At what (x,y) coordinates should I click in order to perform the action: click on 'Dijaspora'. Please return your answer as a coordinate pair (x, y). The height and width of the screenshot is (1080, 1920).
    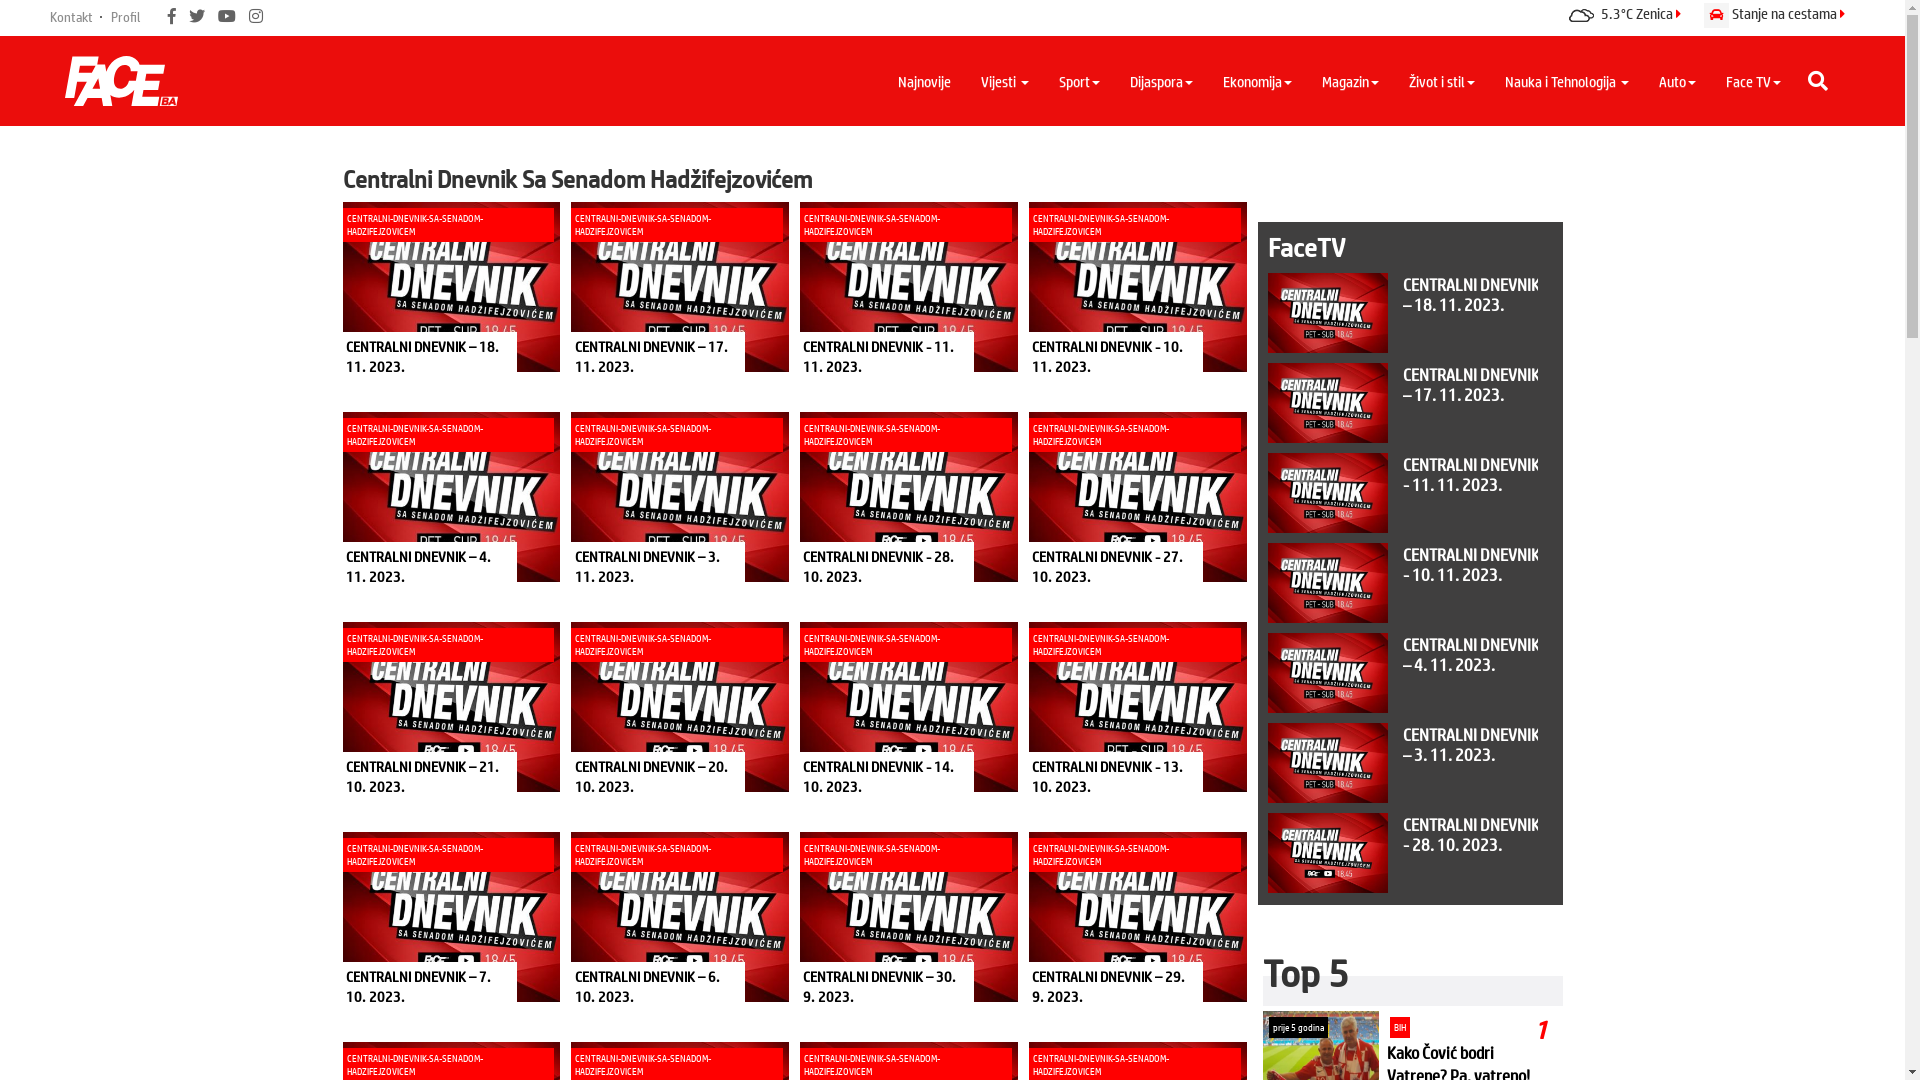
    Looking at the image, I should click on (1161, 80).